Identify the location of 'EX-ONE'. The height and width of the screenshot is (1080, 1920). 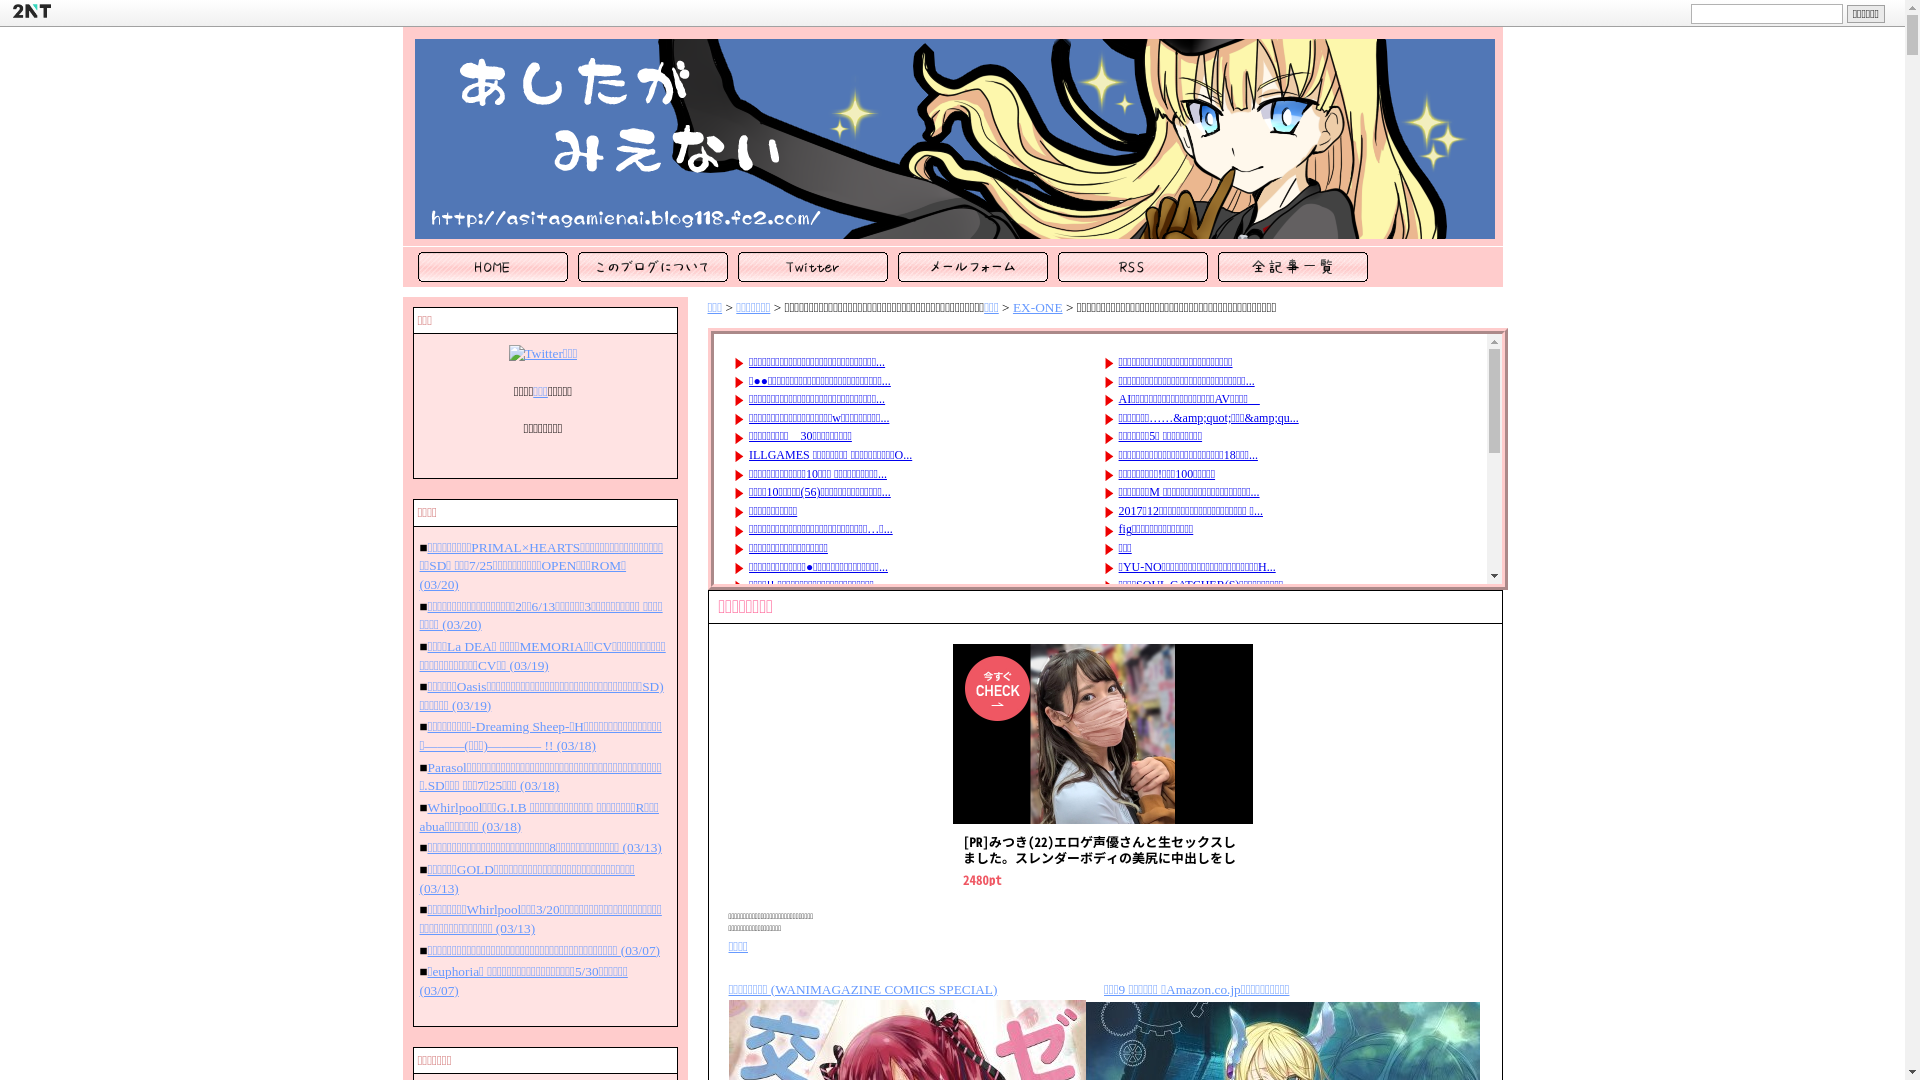
(1037, 307).